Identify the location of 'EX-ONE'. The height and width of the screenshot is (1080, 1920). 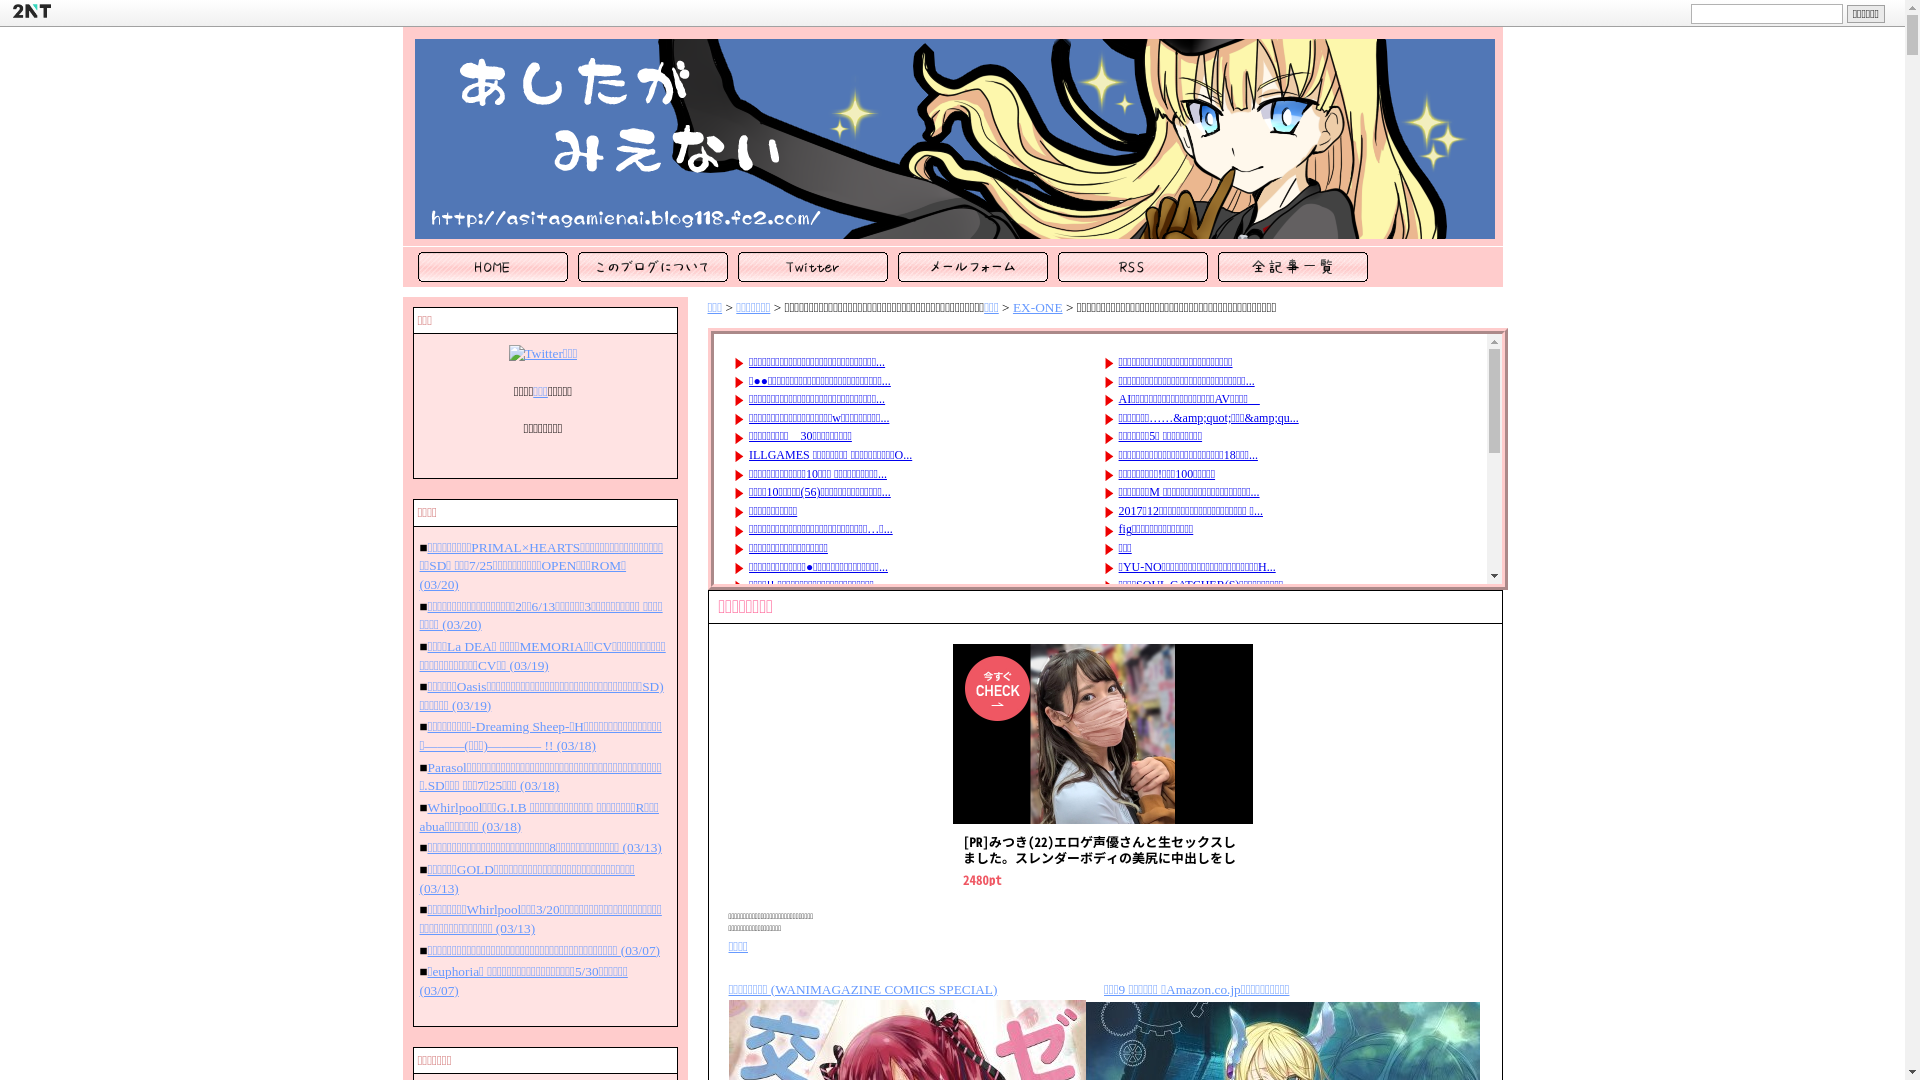
(1037, 307).